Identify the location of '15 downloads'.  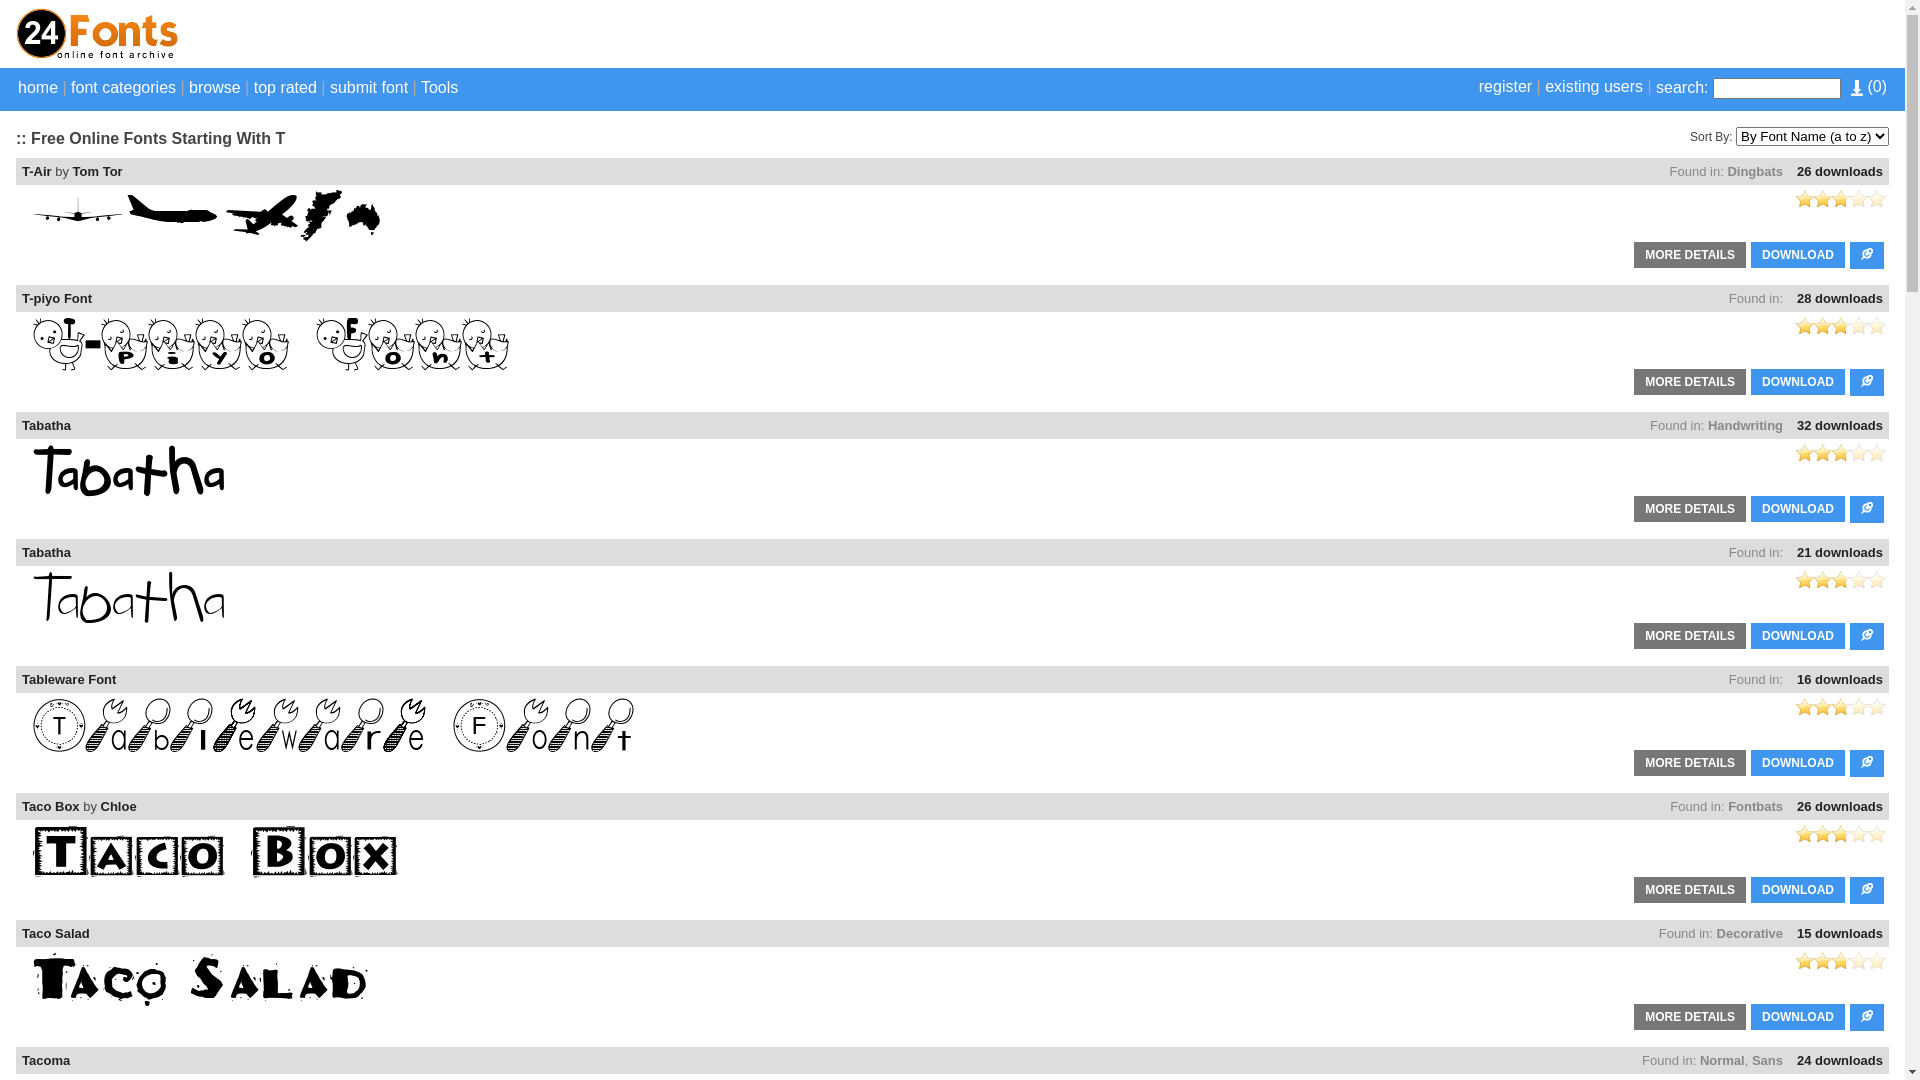
(1839, 933).